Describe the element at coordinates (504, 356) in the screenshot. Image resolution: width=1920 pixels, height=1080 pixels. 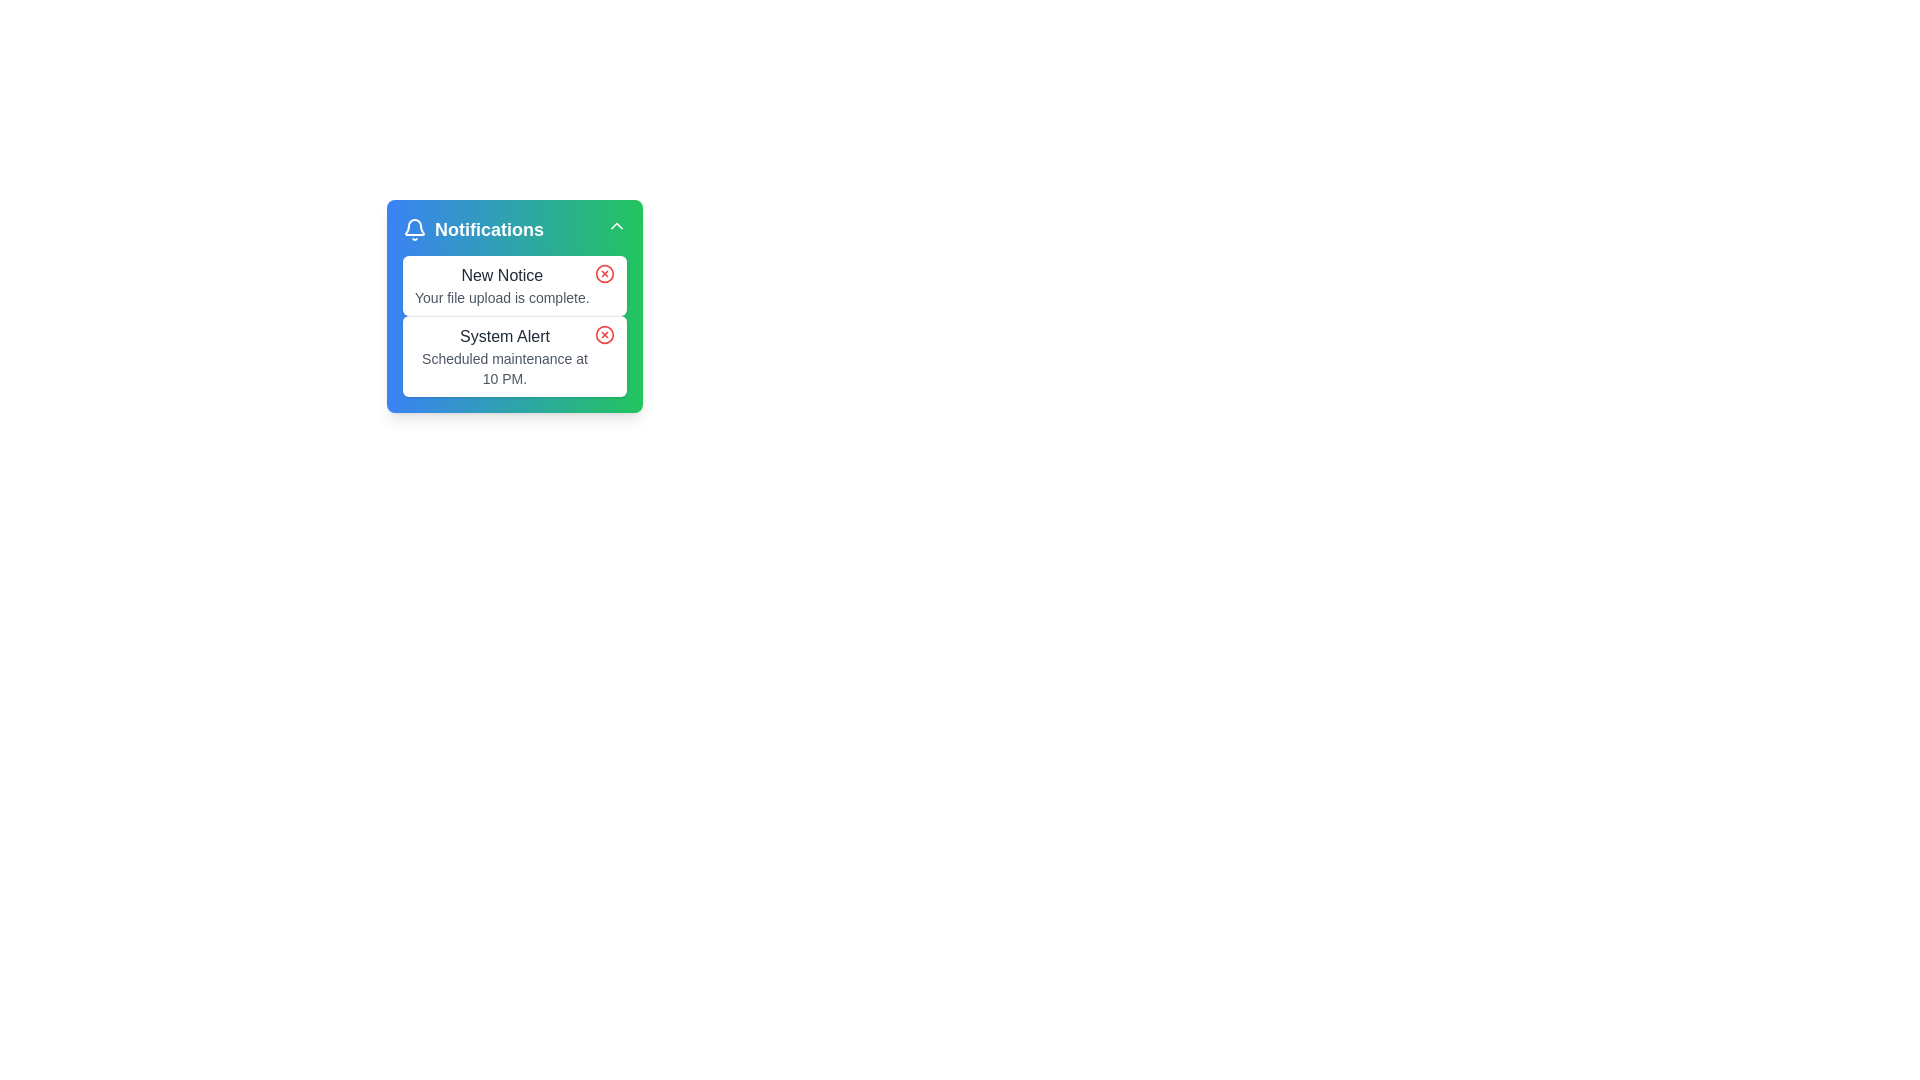
I see `the textual notification panel that displays 'System Alert' and 'Scheduled maintenance at 10 PM.'` at that location.